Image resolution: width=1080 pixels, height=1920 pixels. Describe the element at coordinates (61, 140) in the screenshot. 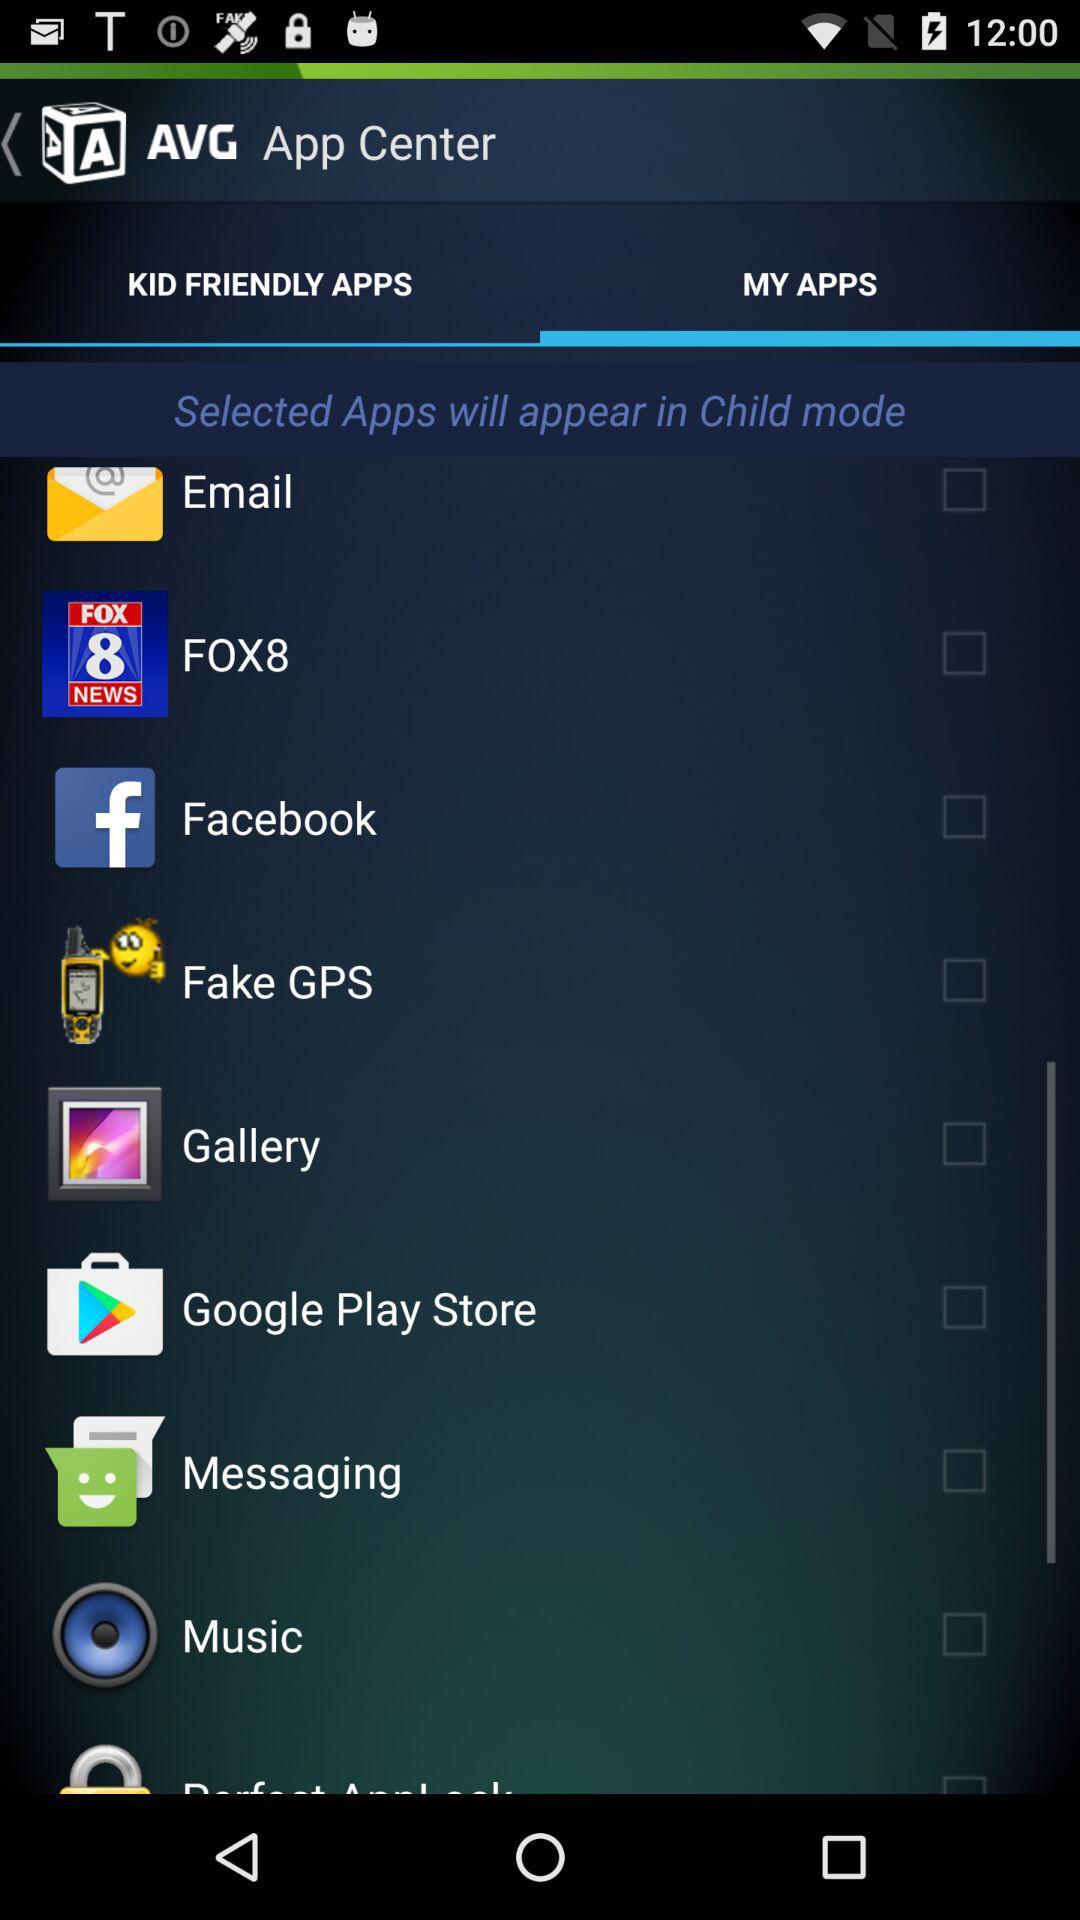

I see `the item above the kid friendly apps item` at that location.